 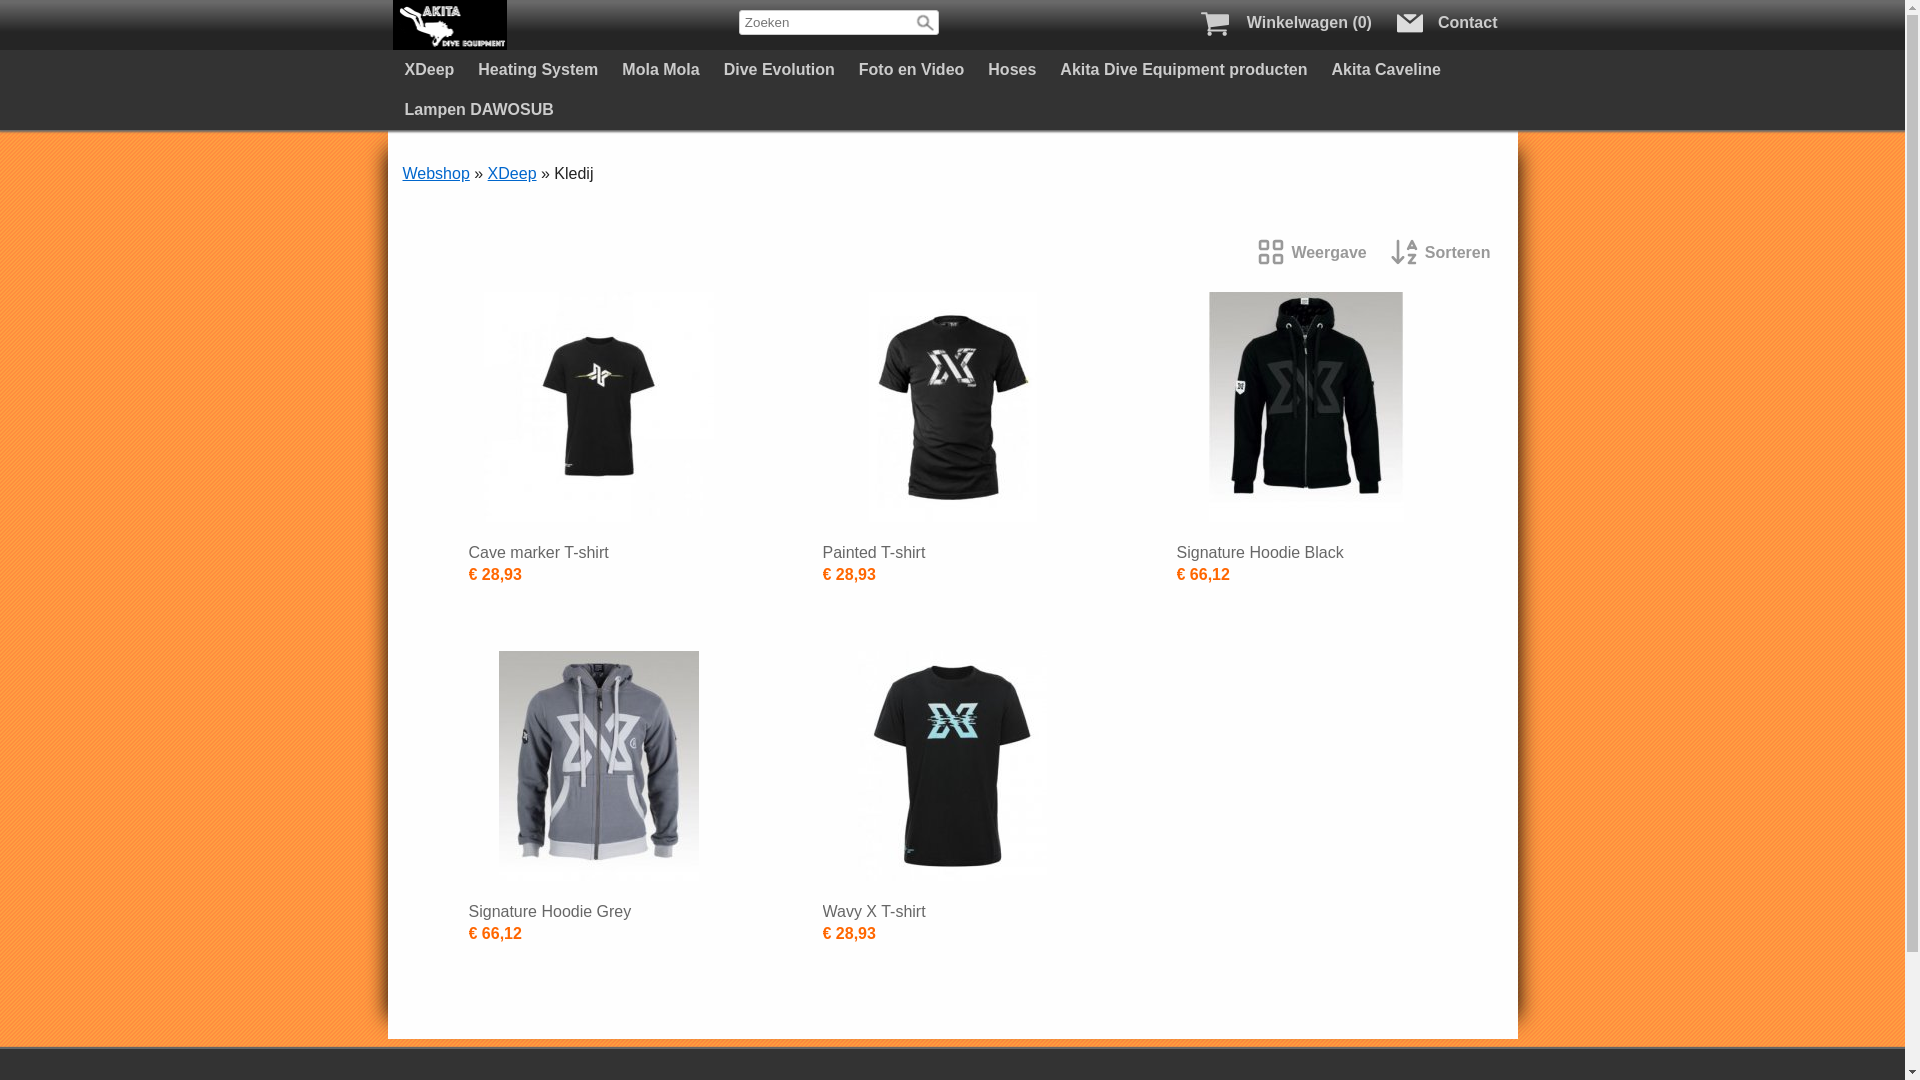 What do you see at coordinates (975, 68) in the screenshot?
I see `'Hoses'` at bounding box center [975, 68].